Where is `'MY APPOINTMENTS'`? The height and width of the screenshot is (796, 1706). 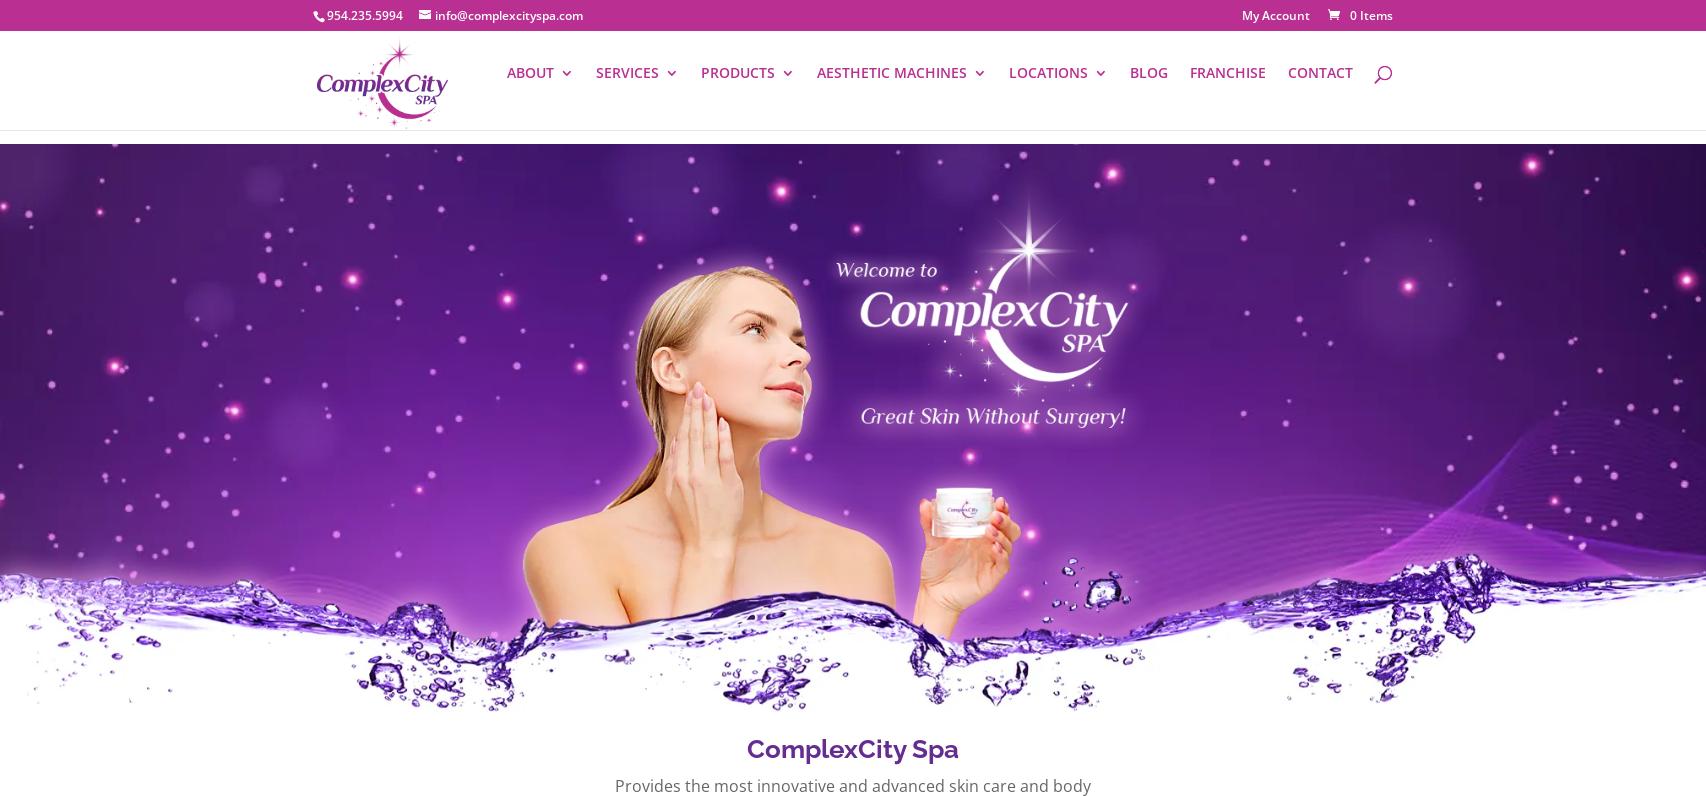 'MY APPOINTMENTS' is located at coordinates (943, 346).